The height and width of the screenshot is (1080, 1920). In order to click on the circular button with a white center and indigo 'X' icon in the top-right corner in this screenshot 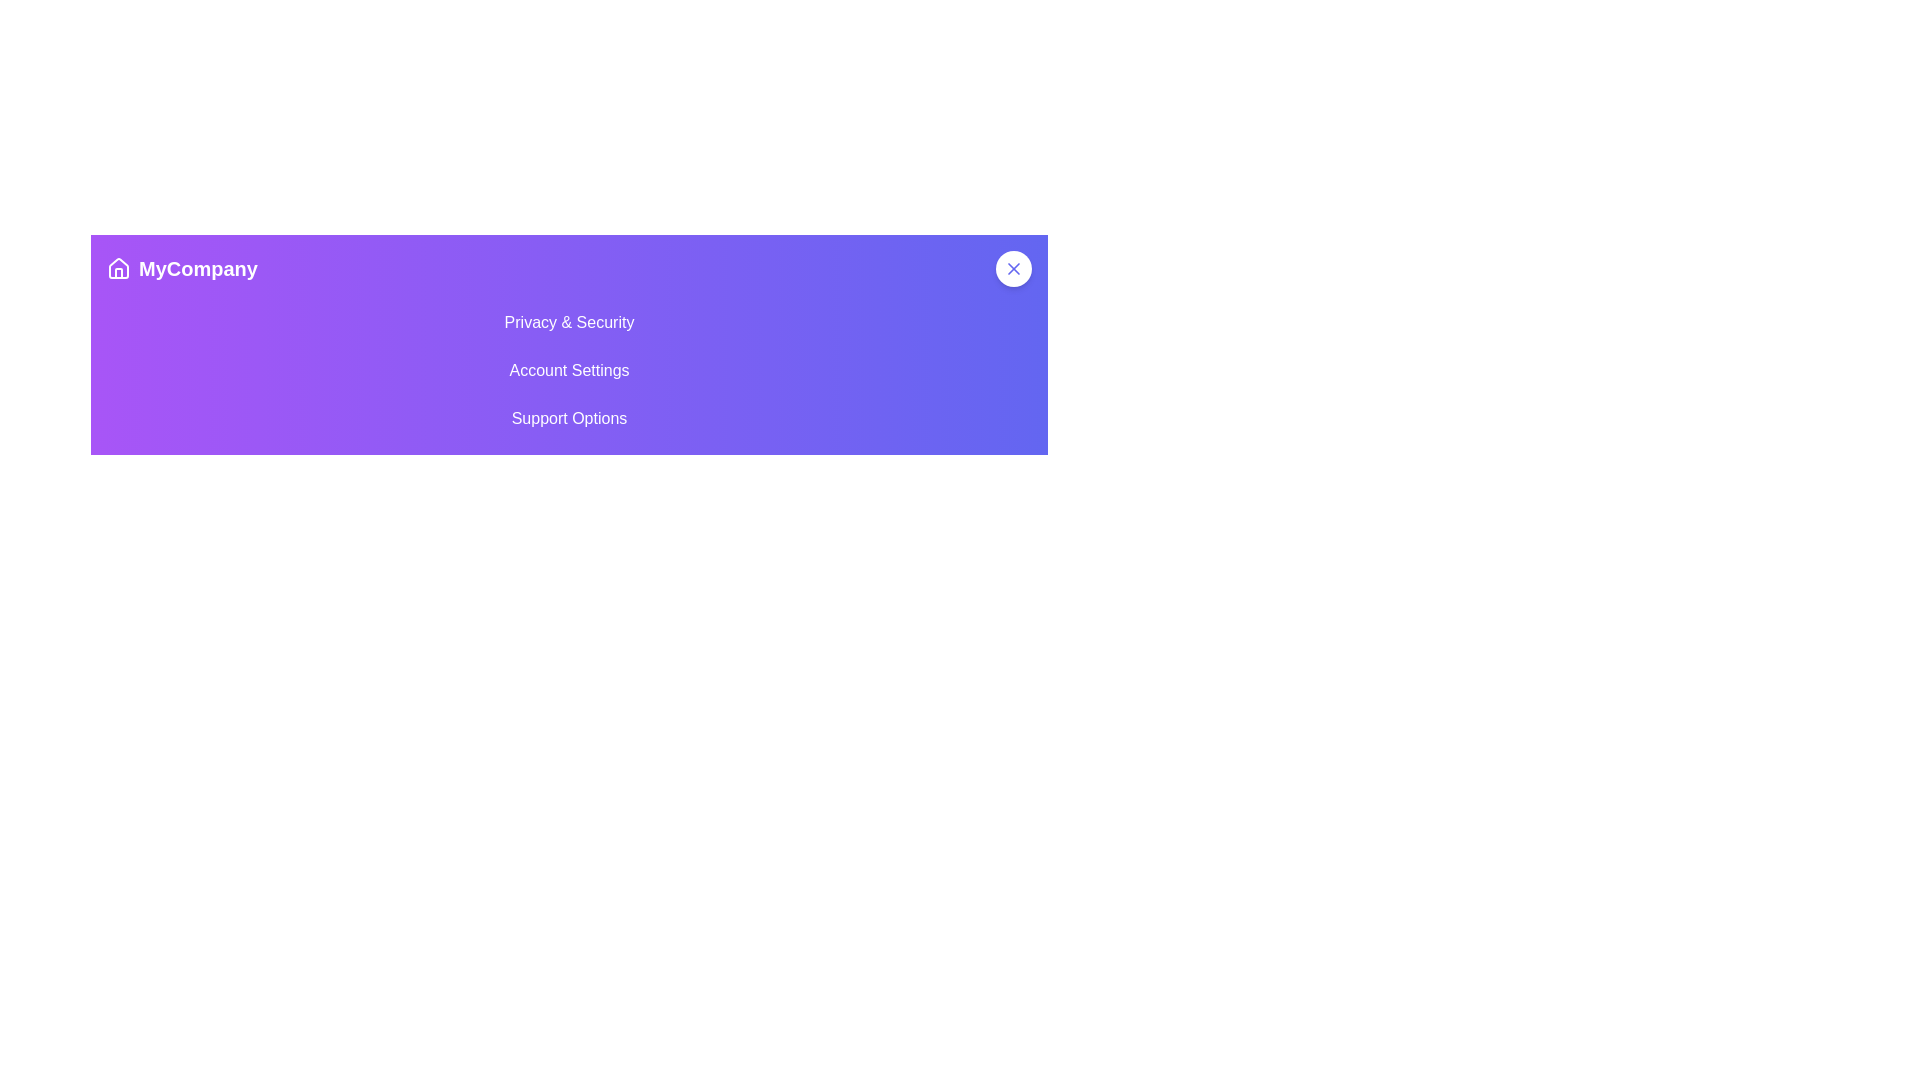, I will do `click(1013, 268)`.